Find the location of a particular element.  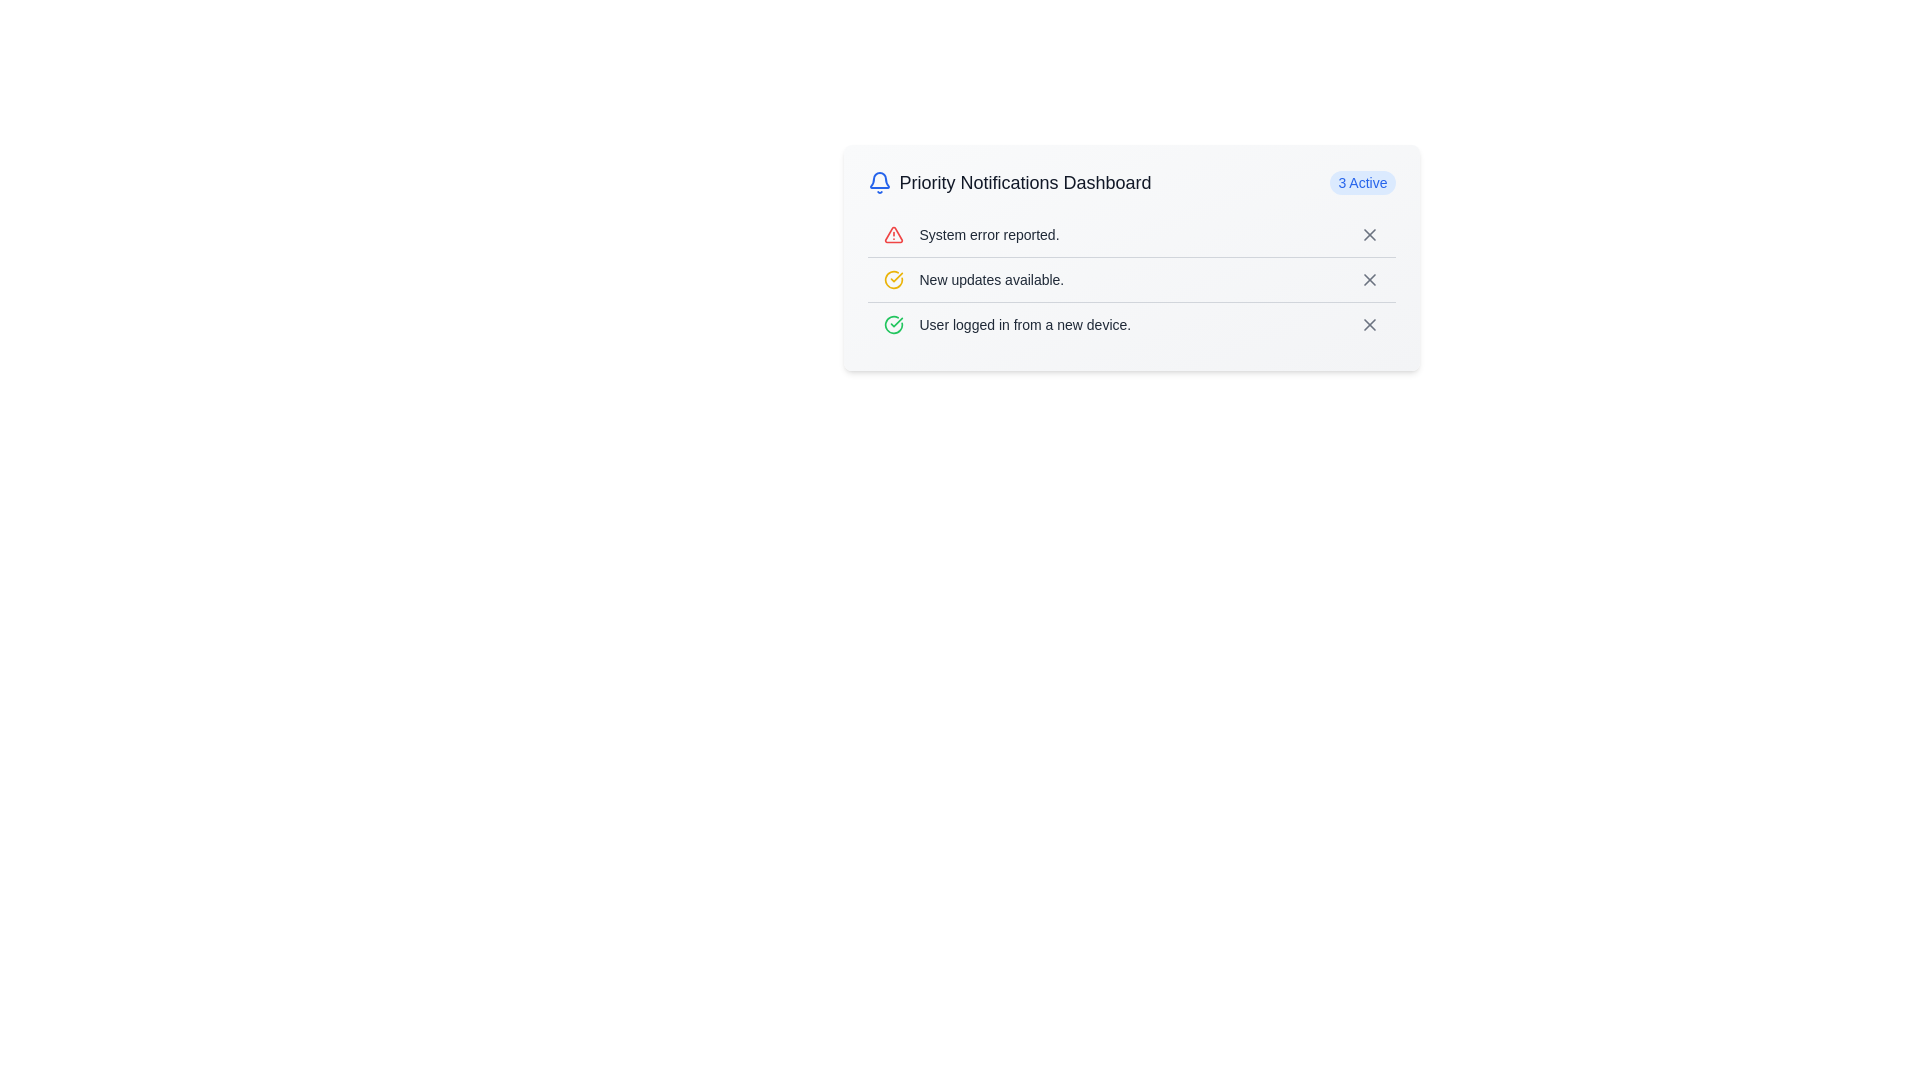

the close icon located in the upper-right section of the notification box is located at coordinates (1368, 234).